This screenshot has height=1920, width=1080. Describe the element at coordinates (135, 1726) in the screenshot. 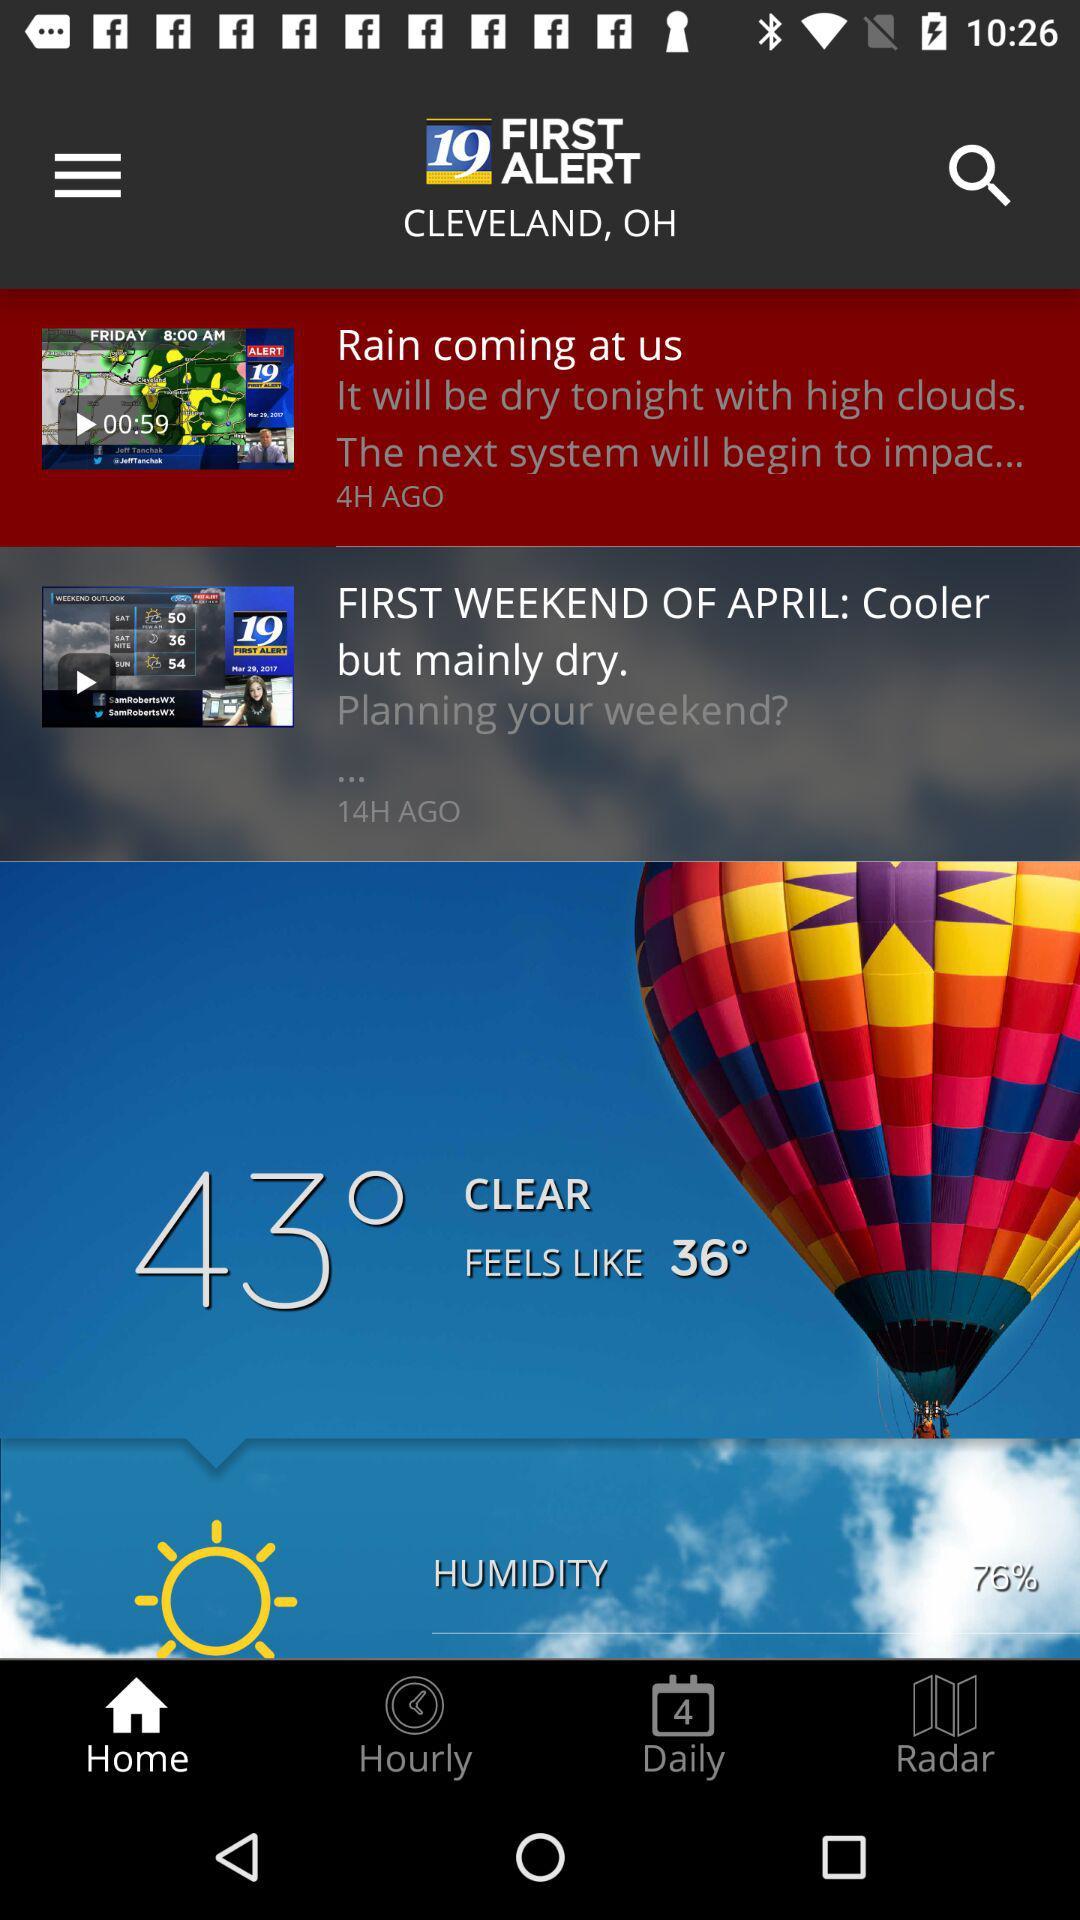

I see `the home item` at that location.